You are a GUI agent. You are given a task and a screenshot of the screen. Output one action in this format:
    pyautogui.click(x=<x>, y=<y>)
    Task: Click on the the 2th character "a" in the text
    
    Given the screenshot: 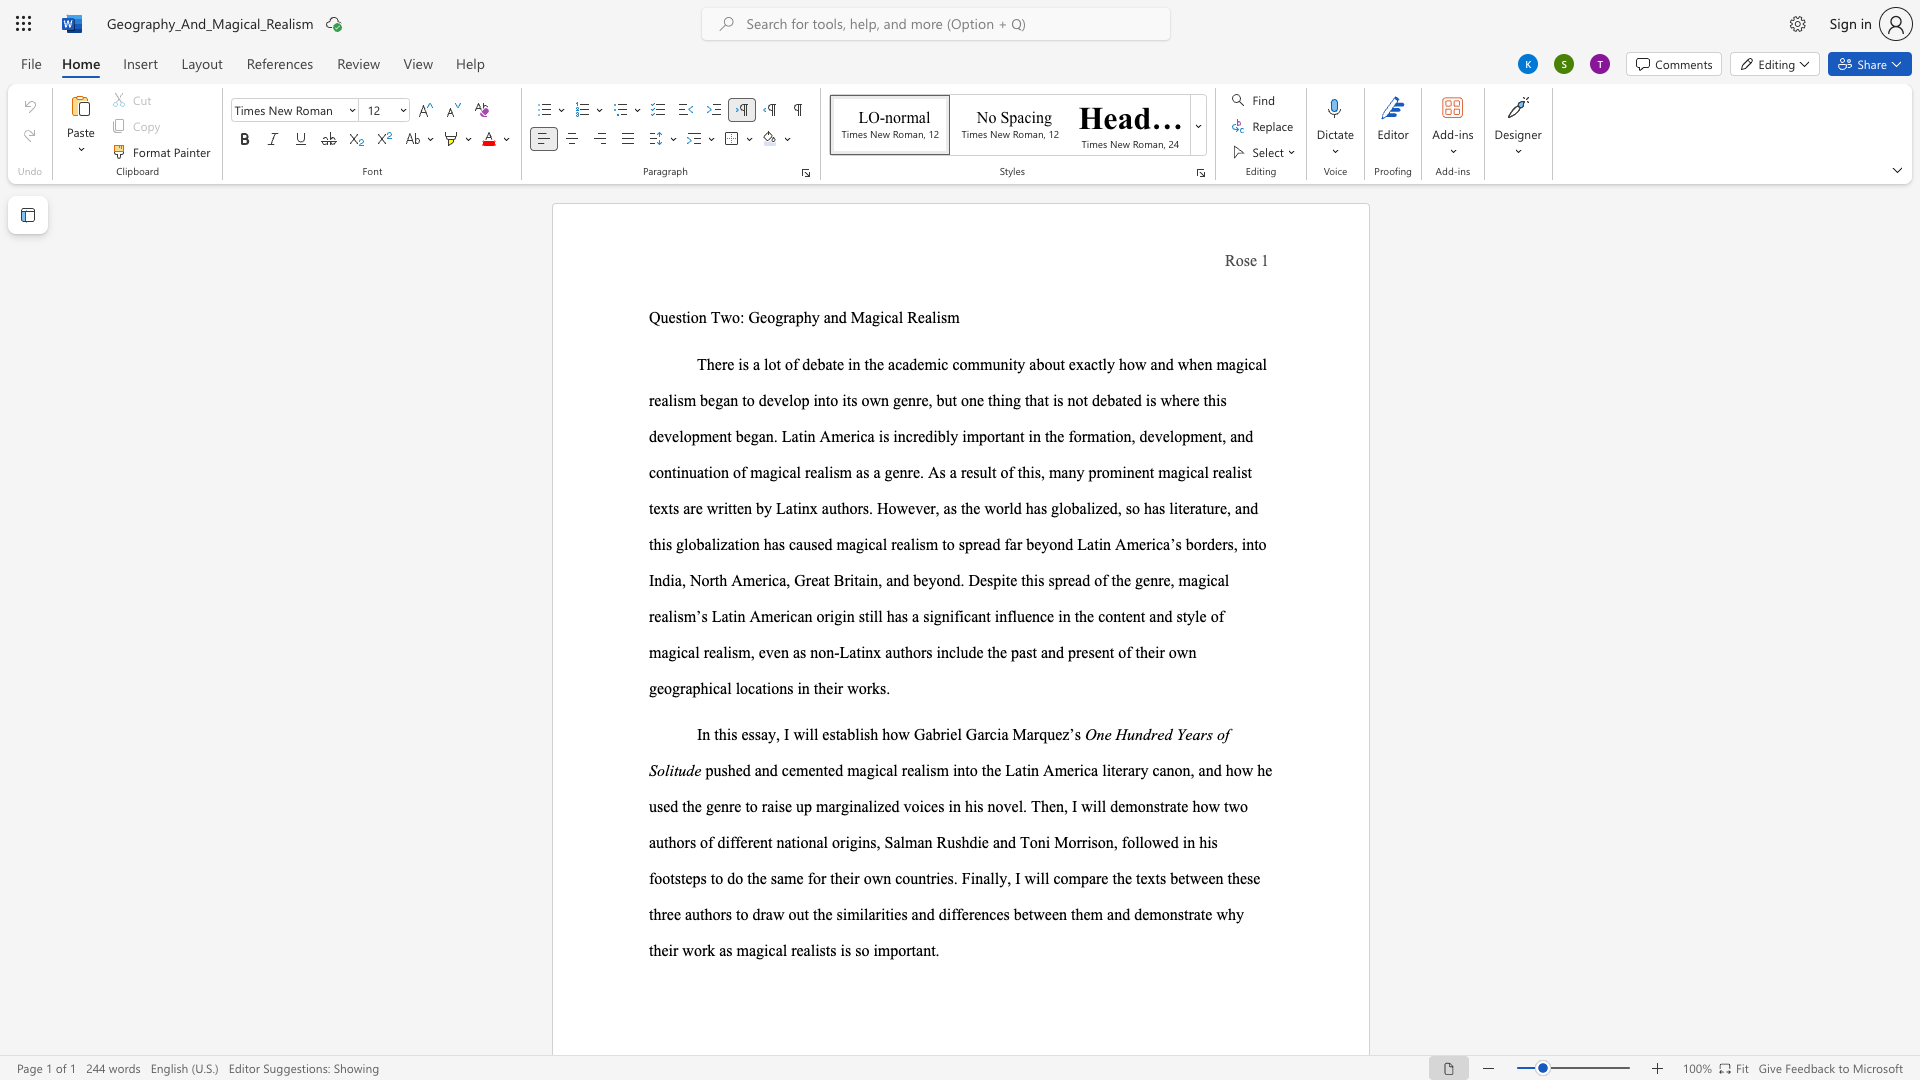 What is the action you would take?
    pyautogui.click(x=980, y=734)
    